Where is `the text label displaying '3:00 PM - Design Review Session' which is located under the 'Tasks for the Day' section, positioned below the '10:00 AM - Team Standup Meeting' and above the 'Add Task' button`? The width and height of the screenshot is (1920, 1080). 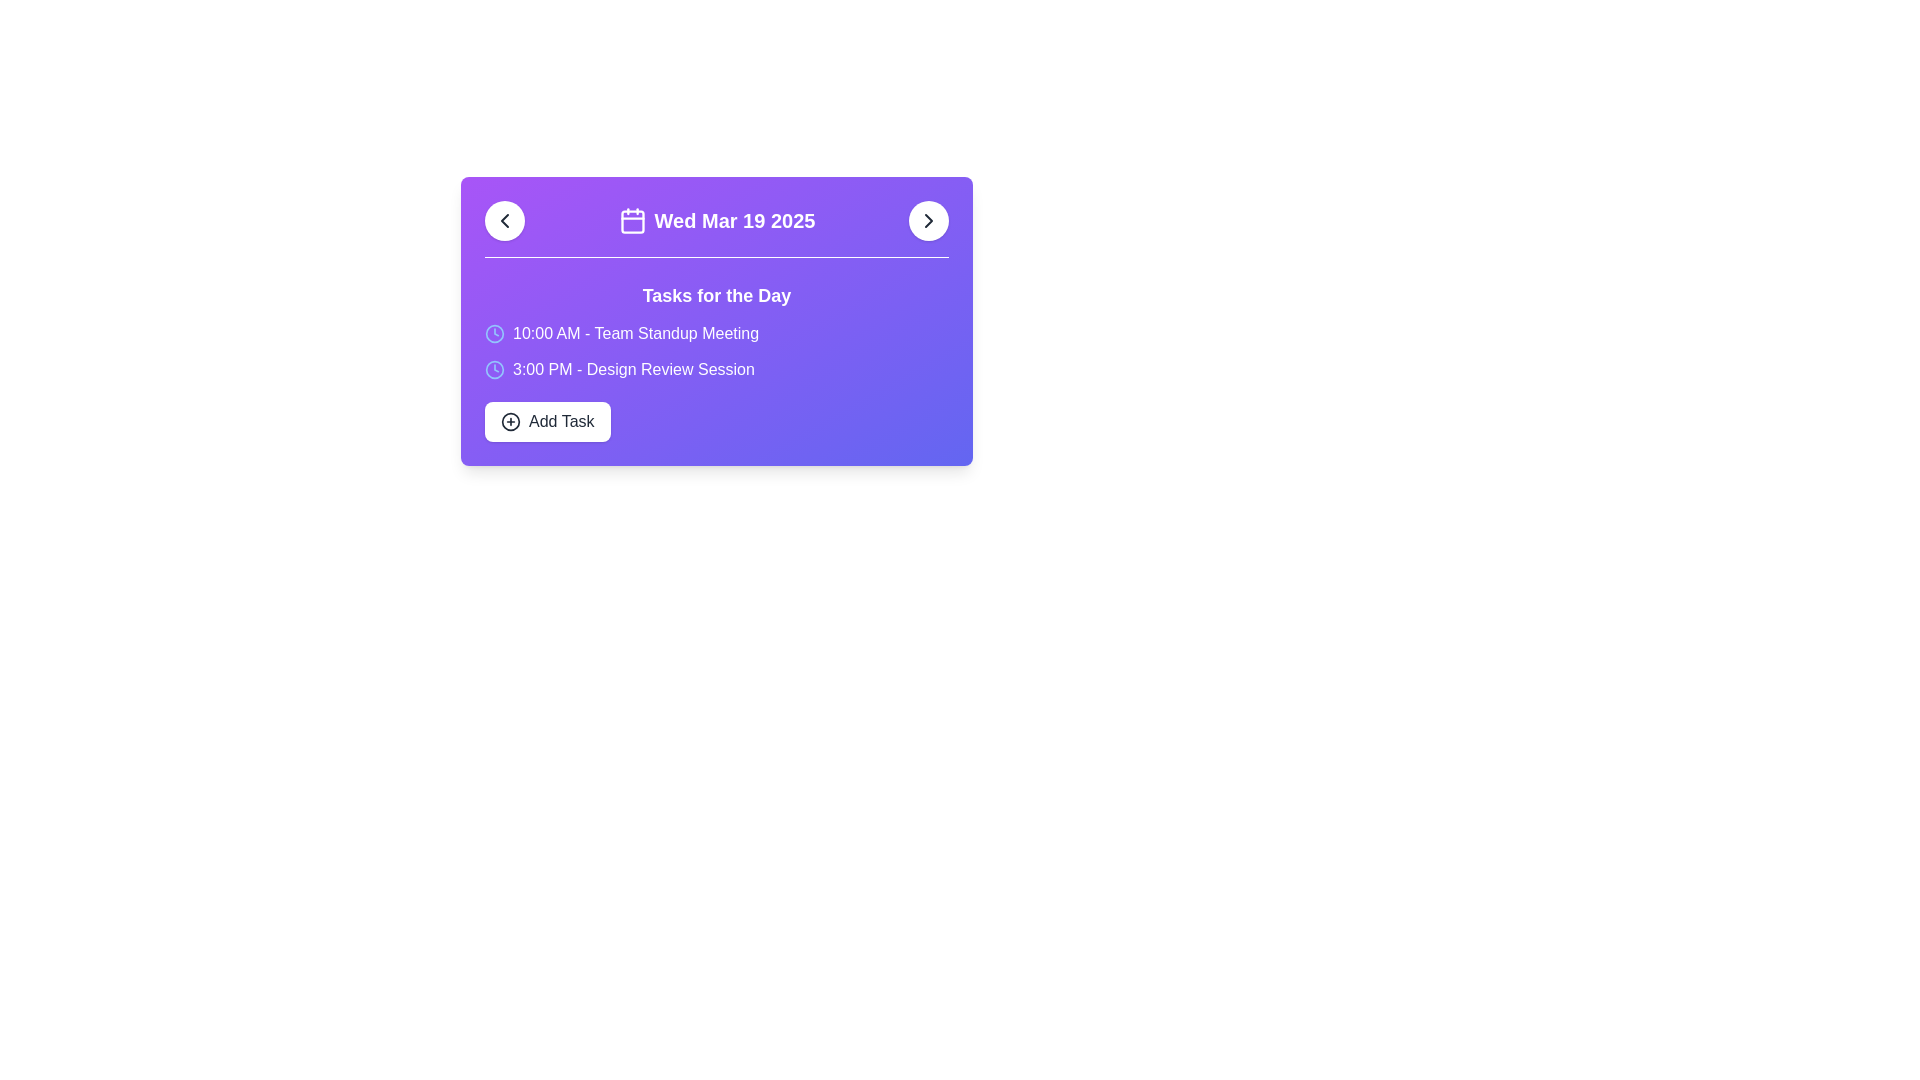 the text label displaying '3:00 PM - Design Review Session' which is located under the 'Tasks for the Day' section, positioned below the '10:00 AM - Team Standup Meeting' and above the 'Add Task' button is located at coordinates (632, 370).